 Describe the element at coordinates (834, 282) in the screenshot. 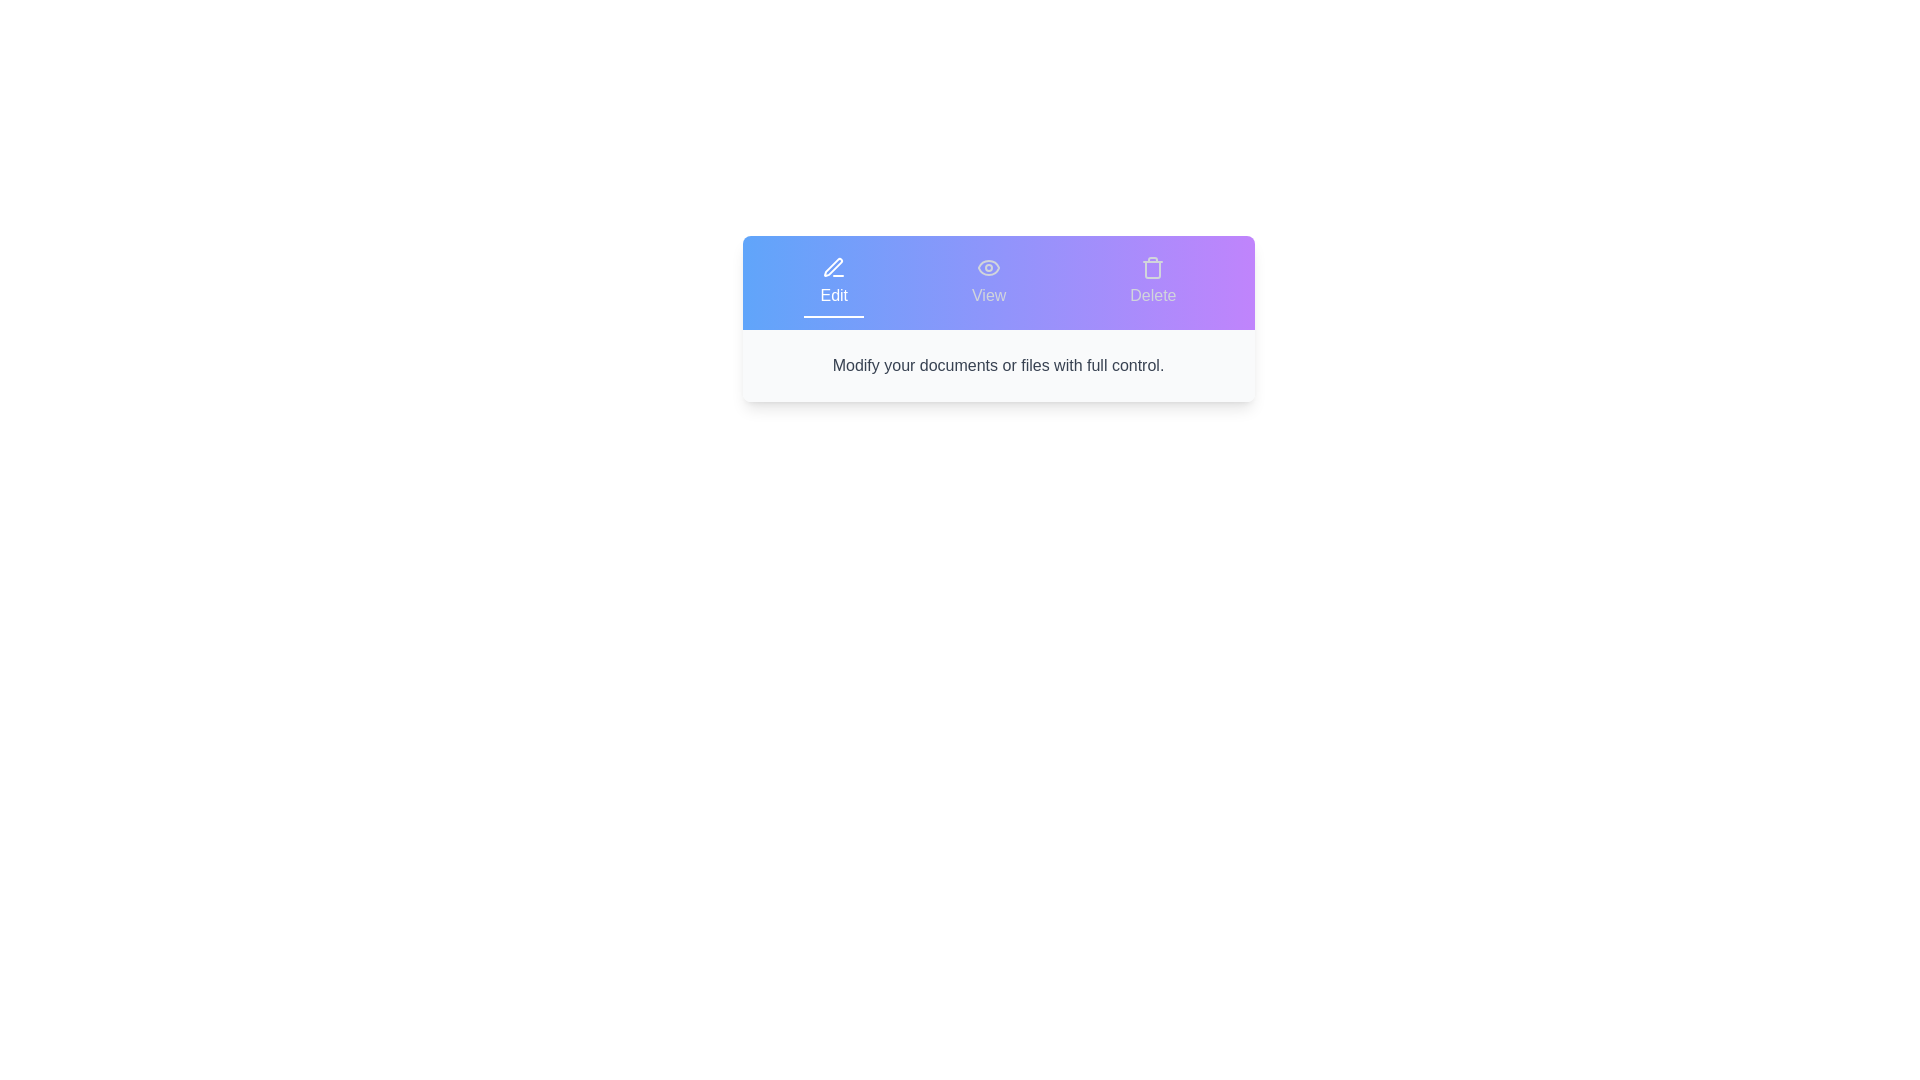

I see `the tab labeled Edit to view its content` at that location.